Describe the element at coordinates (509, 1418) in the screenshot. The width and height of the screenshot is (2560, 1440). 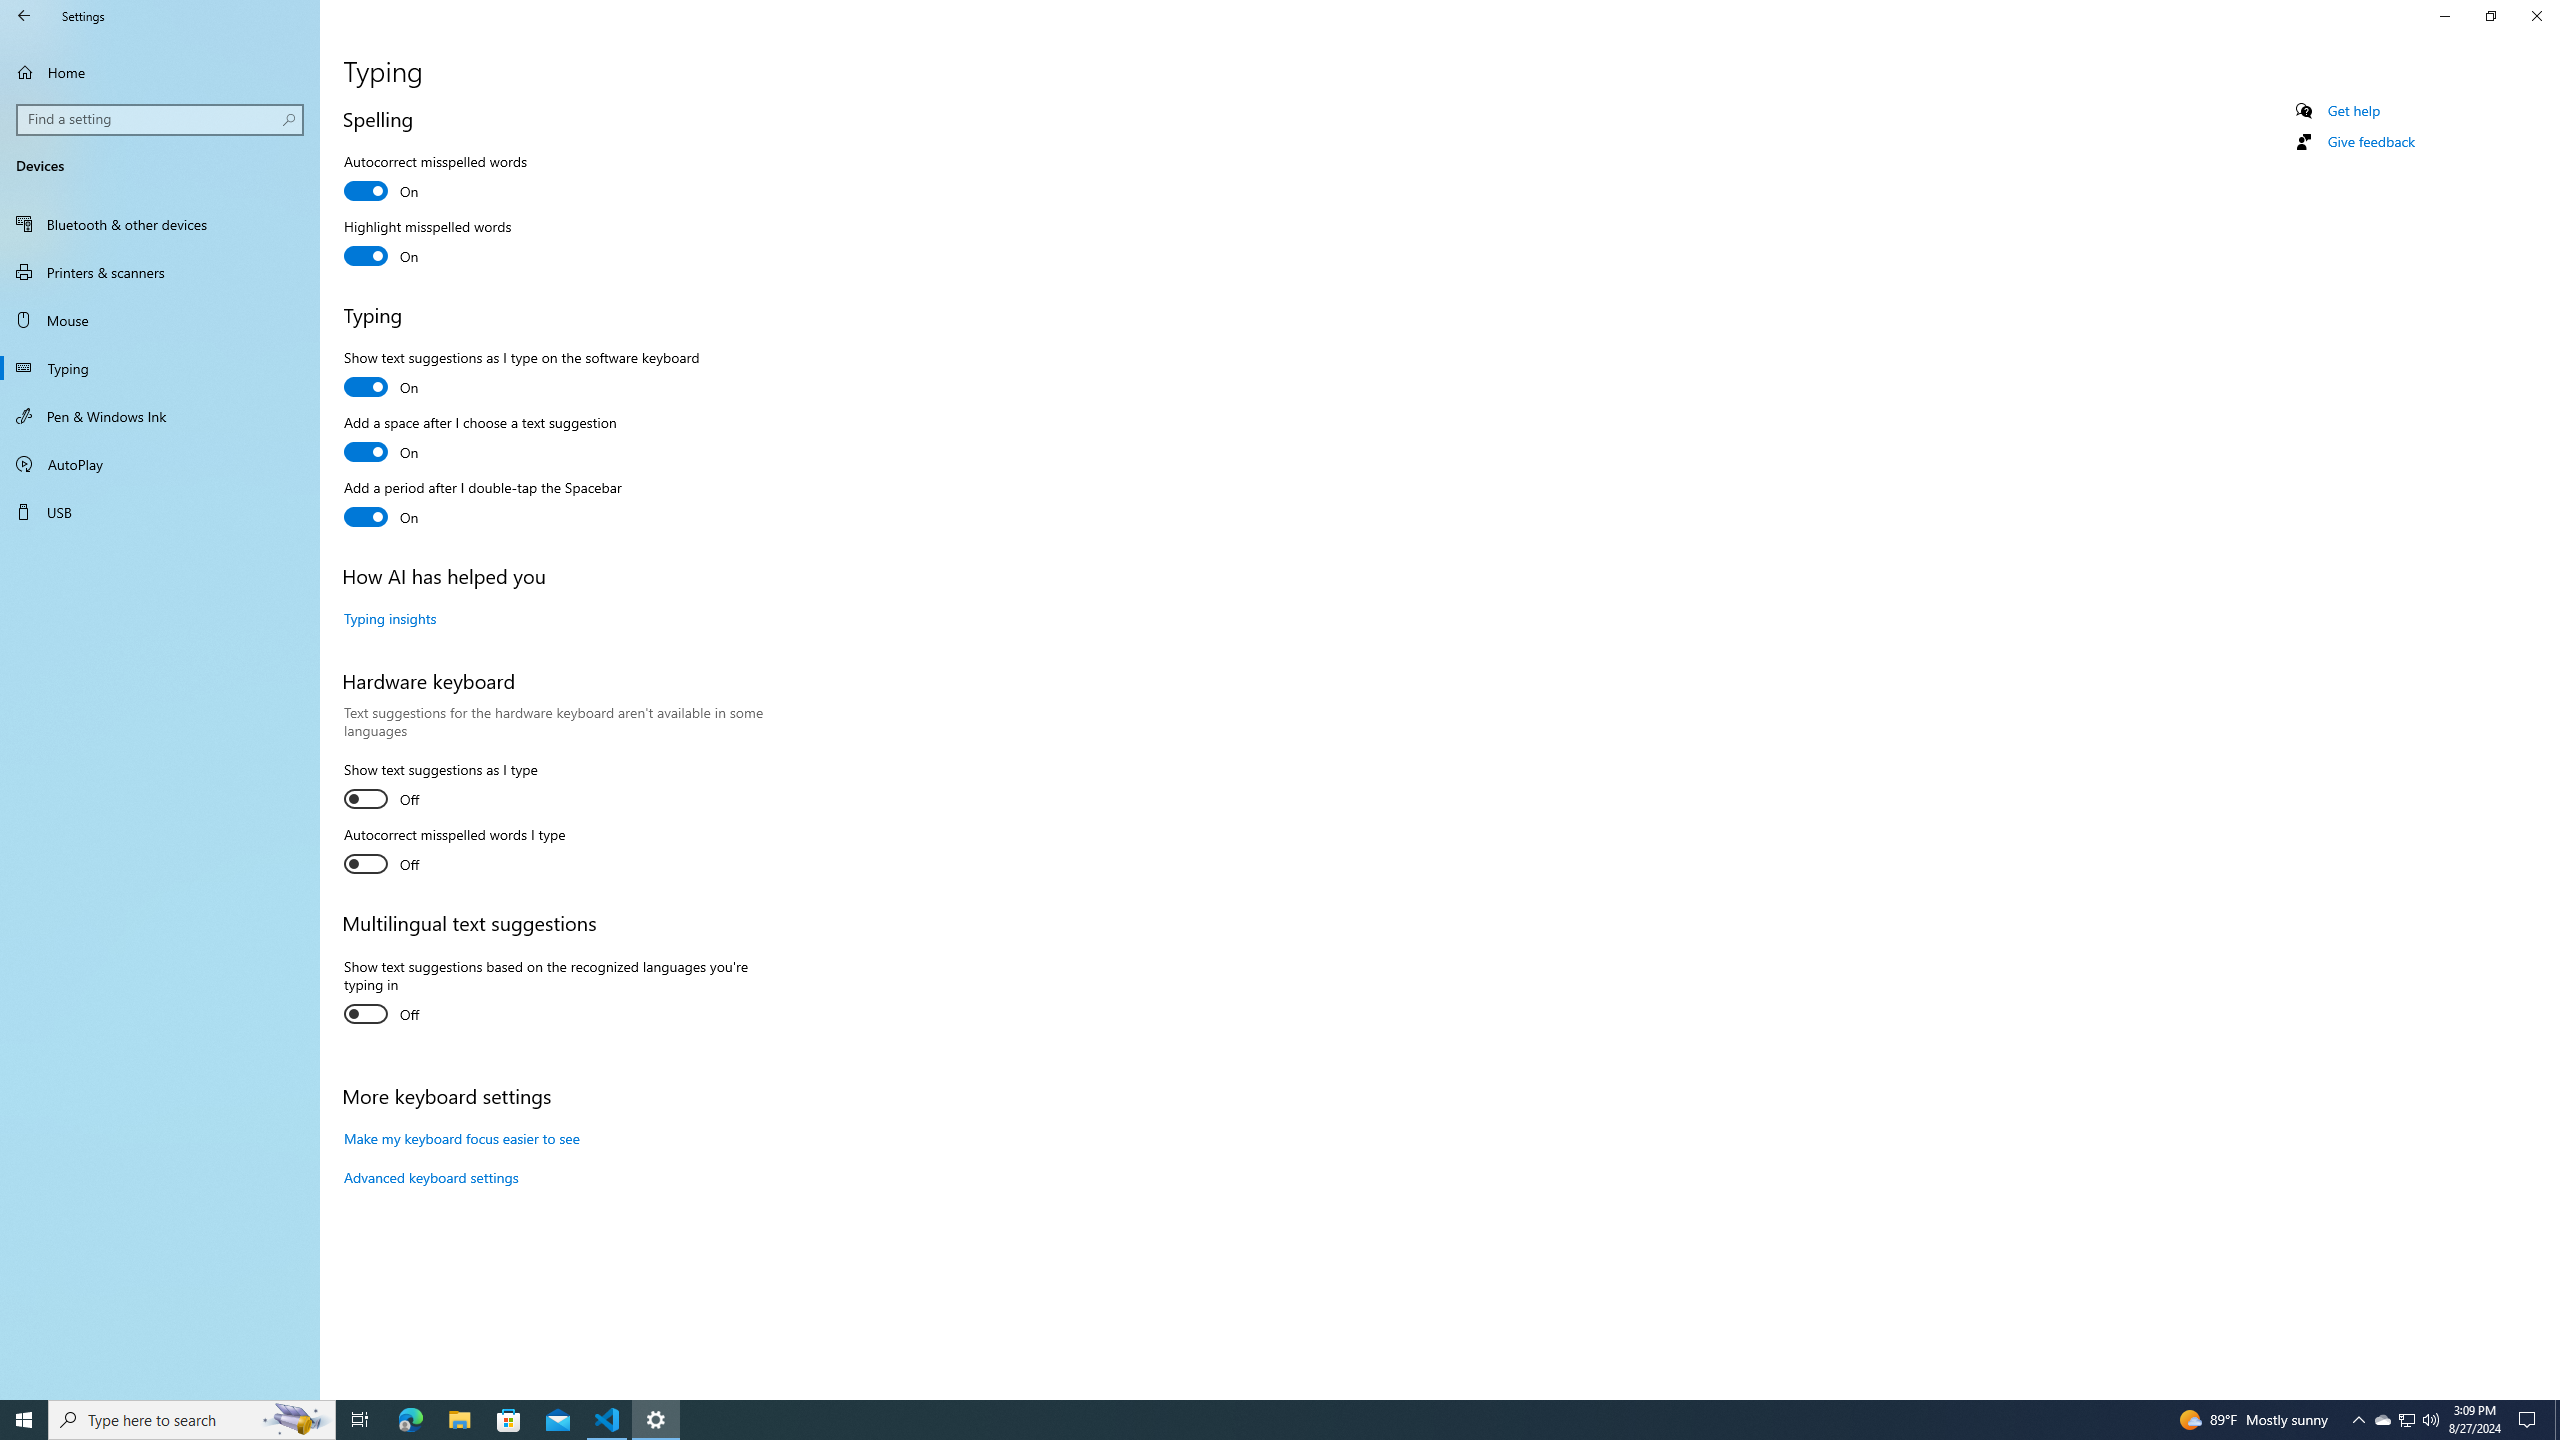
I see `'Microsoft Store'` at that location.